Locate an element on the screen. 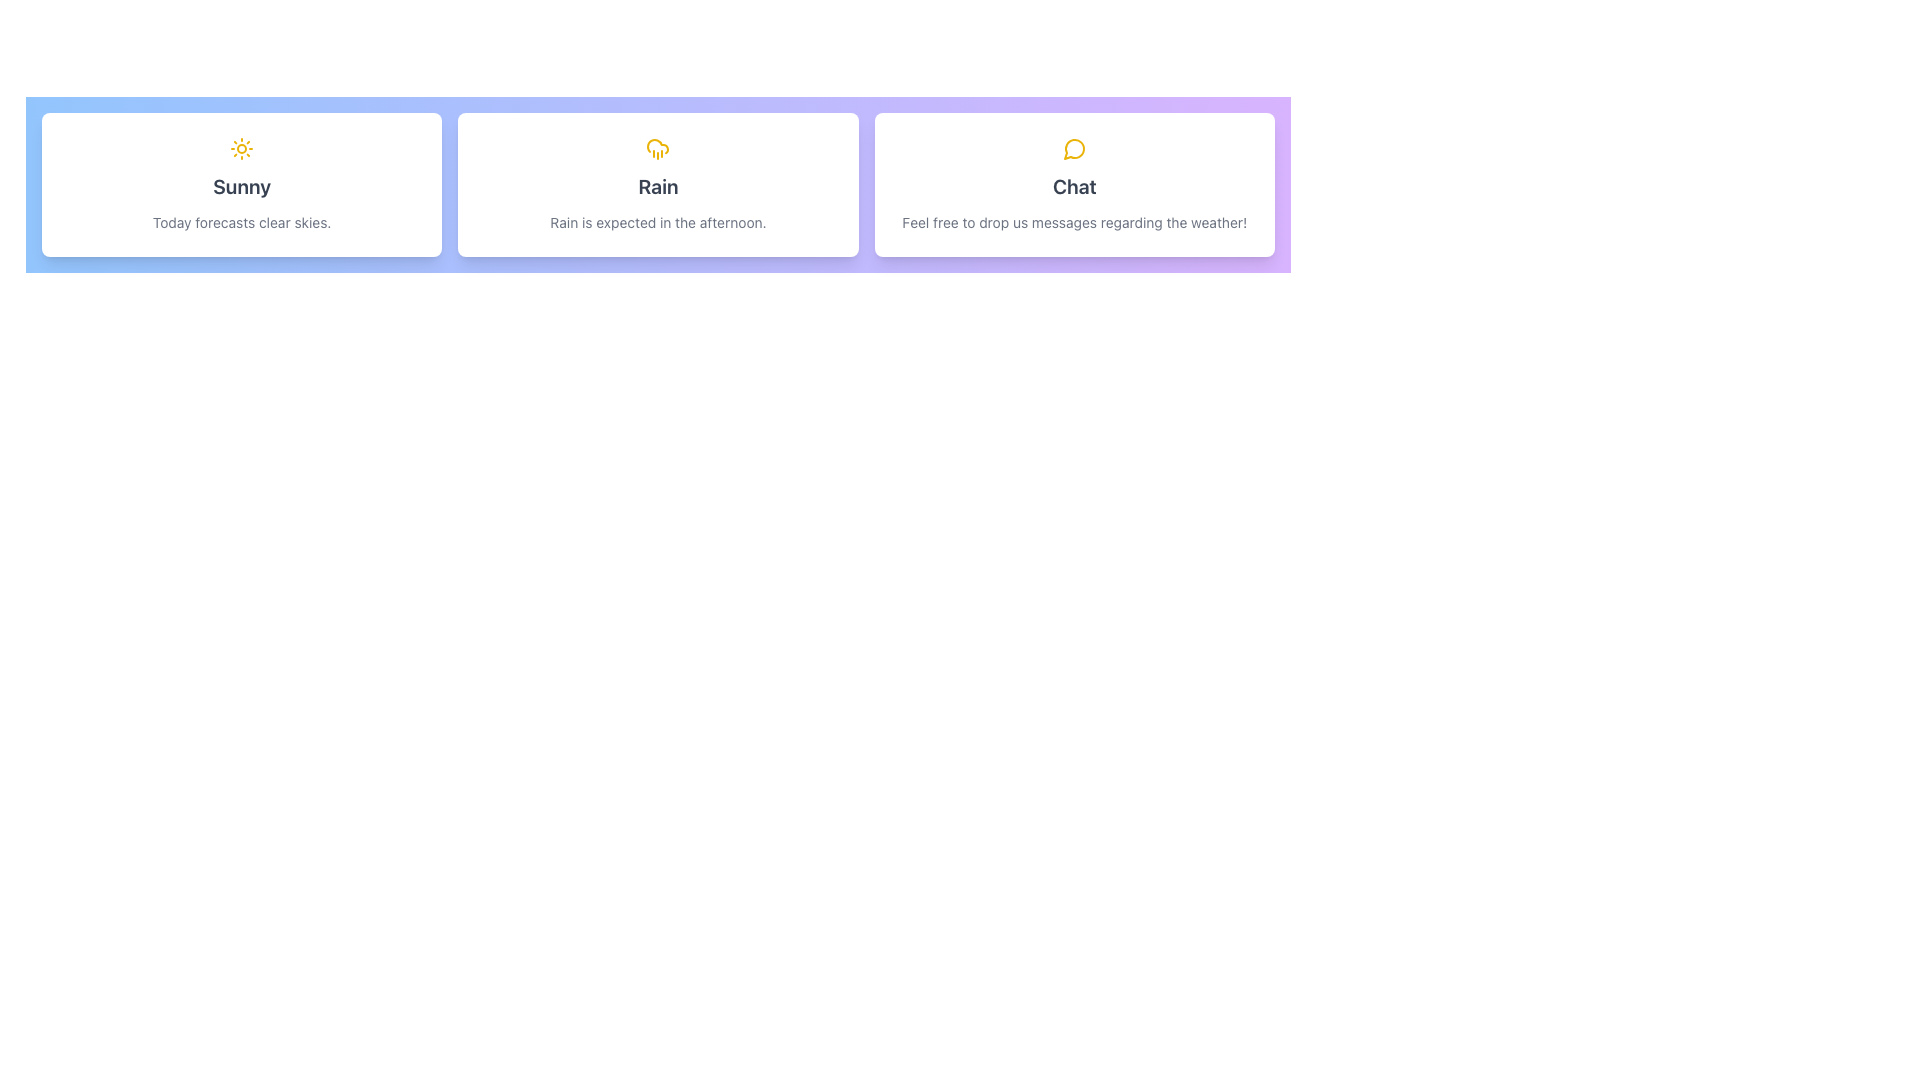 The width and height of the screenshot is (1920, 1080). the text component displaying the message 'Today forecasts clear skies.' which is located at the bottom part of a white card with rounded corners and a blue accent on the left side is located at coordinates (241, 223).